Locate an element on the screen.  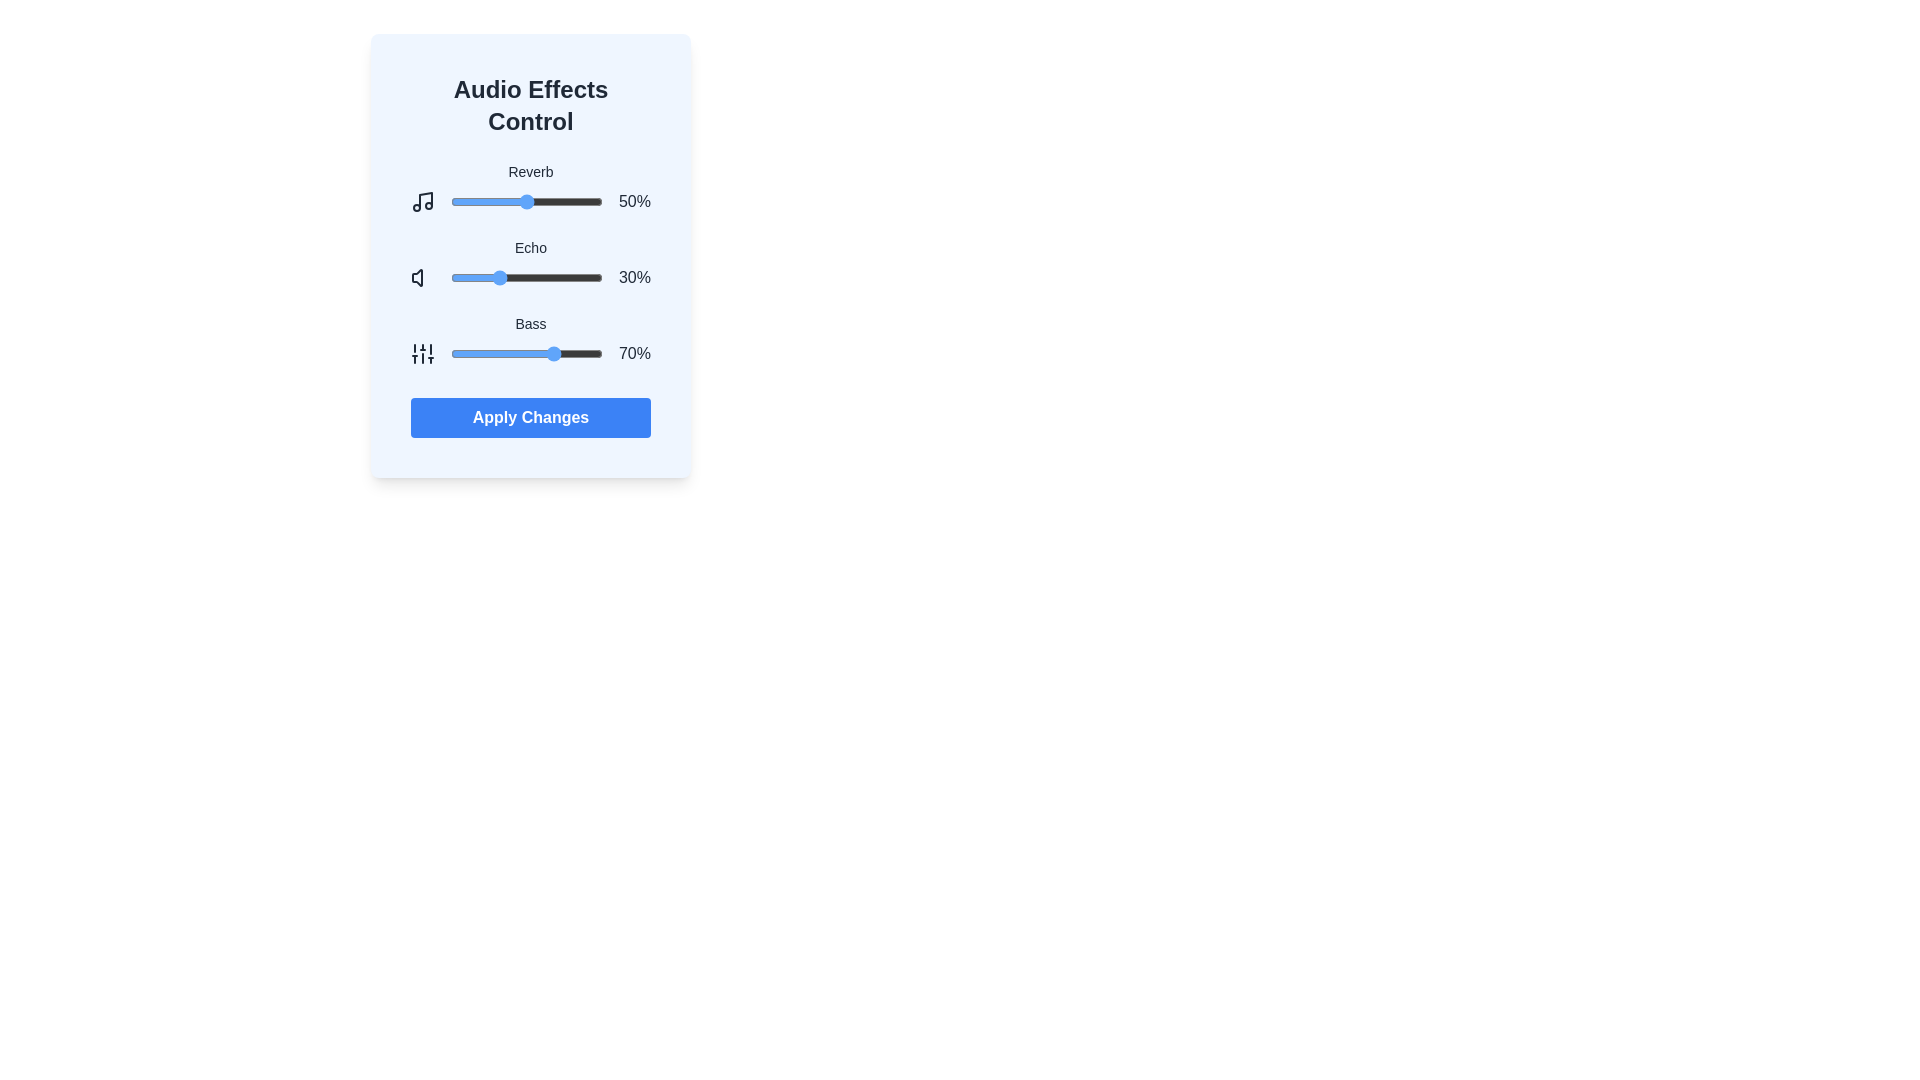
the reverb effect is located at coordinates (551, 201).